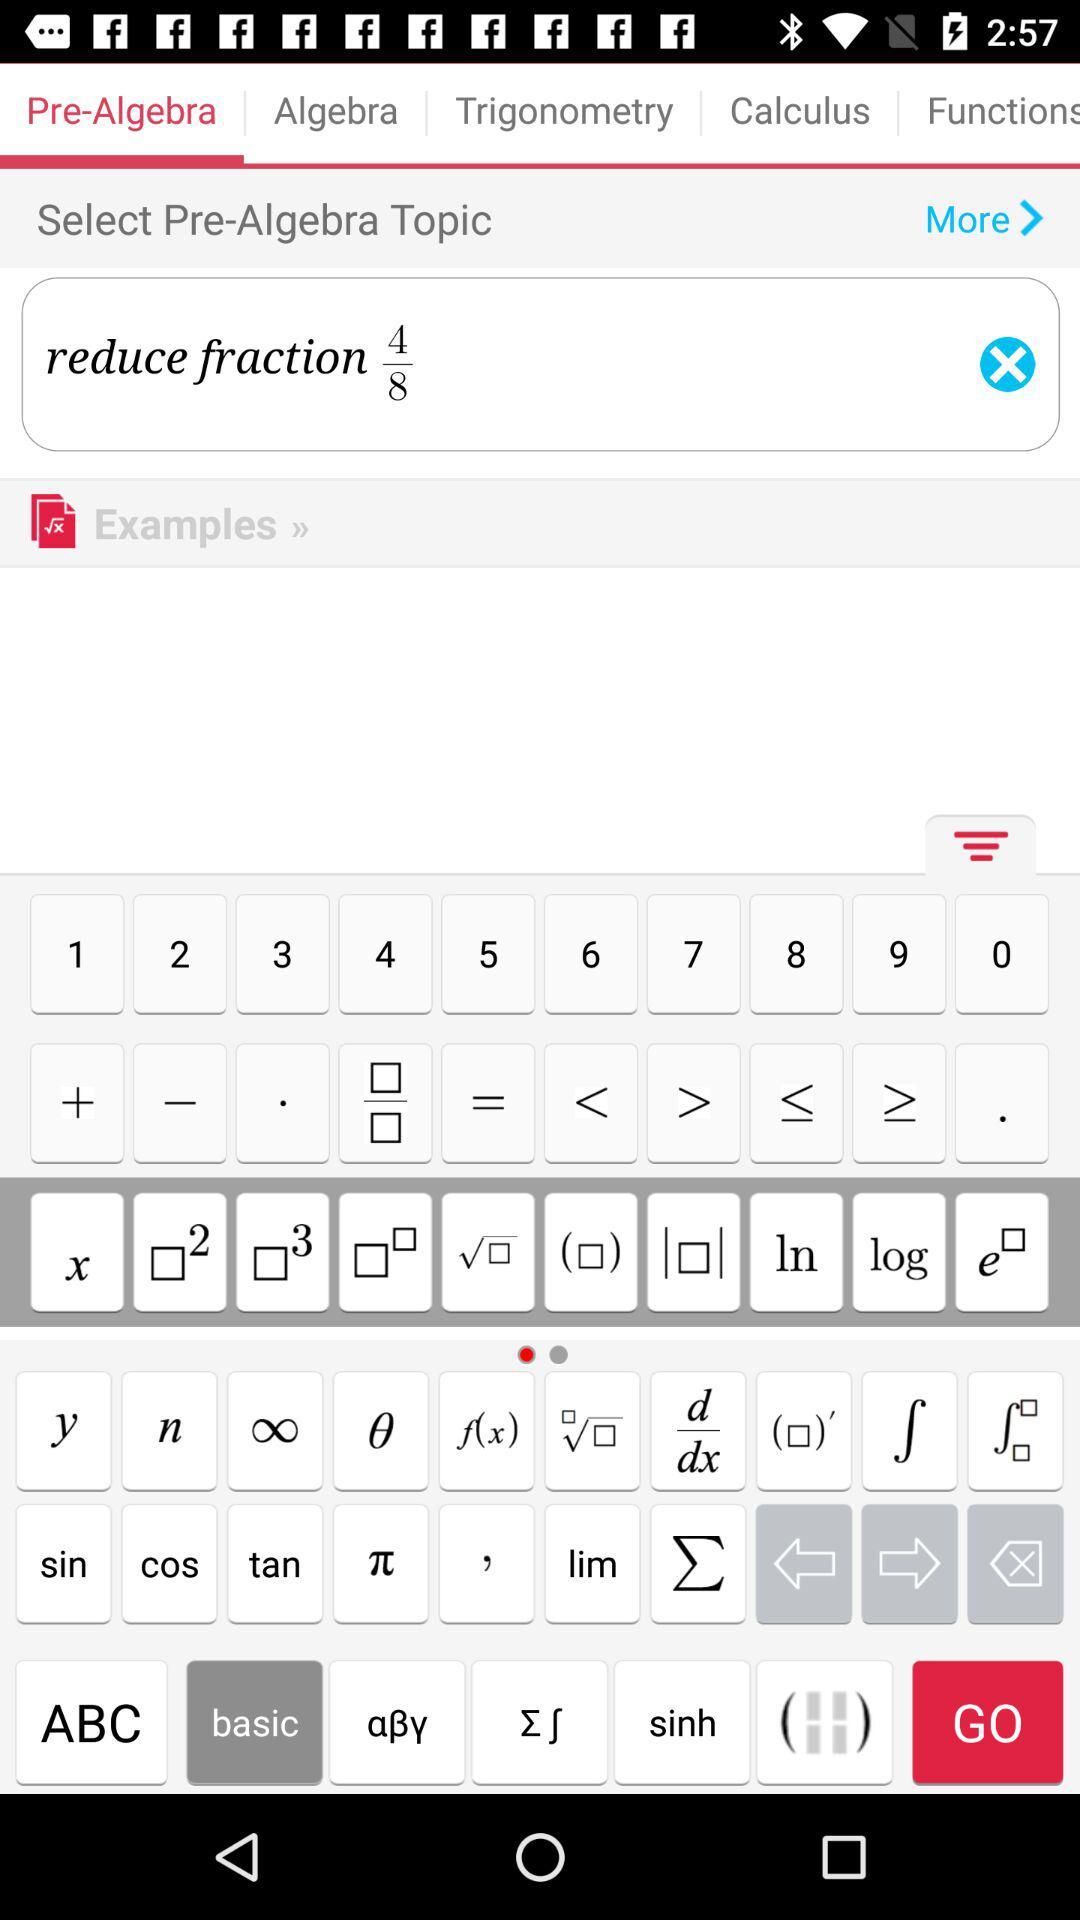  Describe the element at coordinates (697, 1562) in the screenshot. I see `keyboard input symbols` at that location.